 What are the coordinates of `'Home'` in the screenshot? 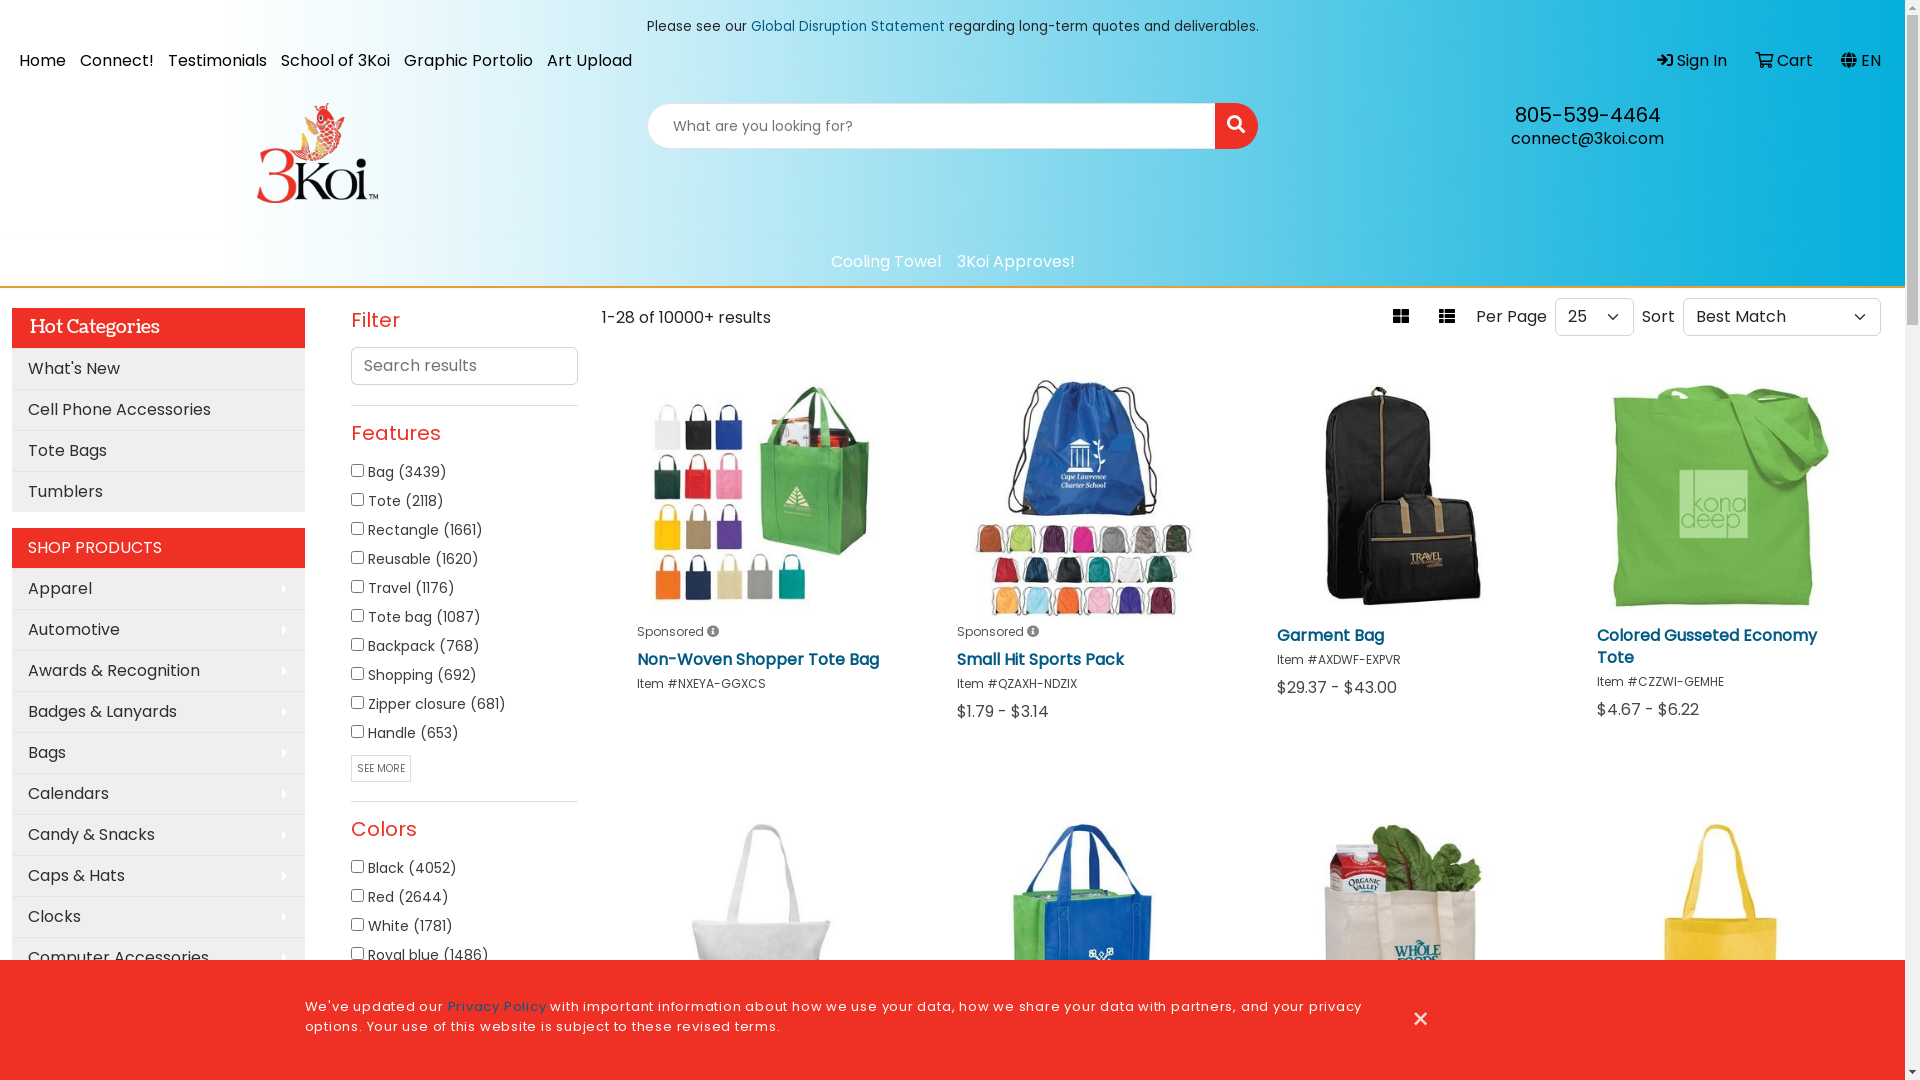 It's located at (42, 60).